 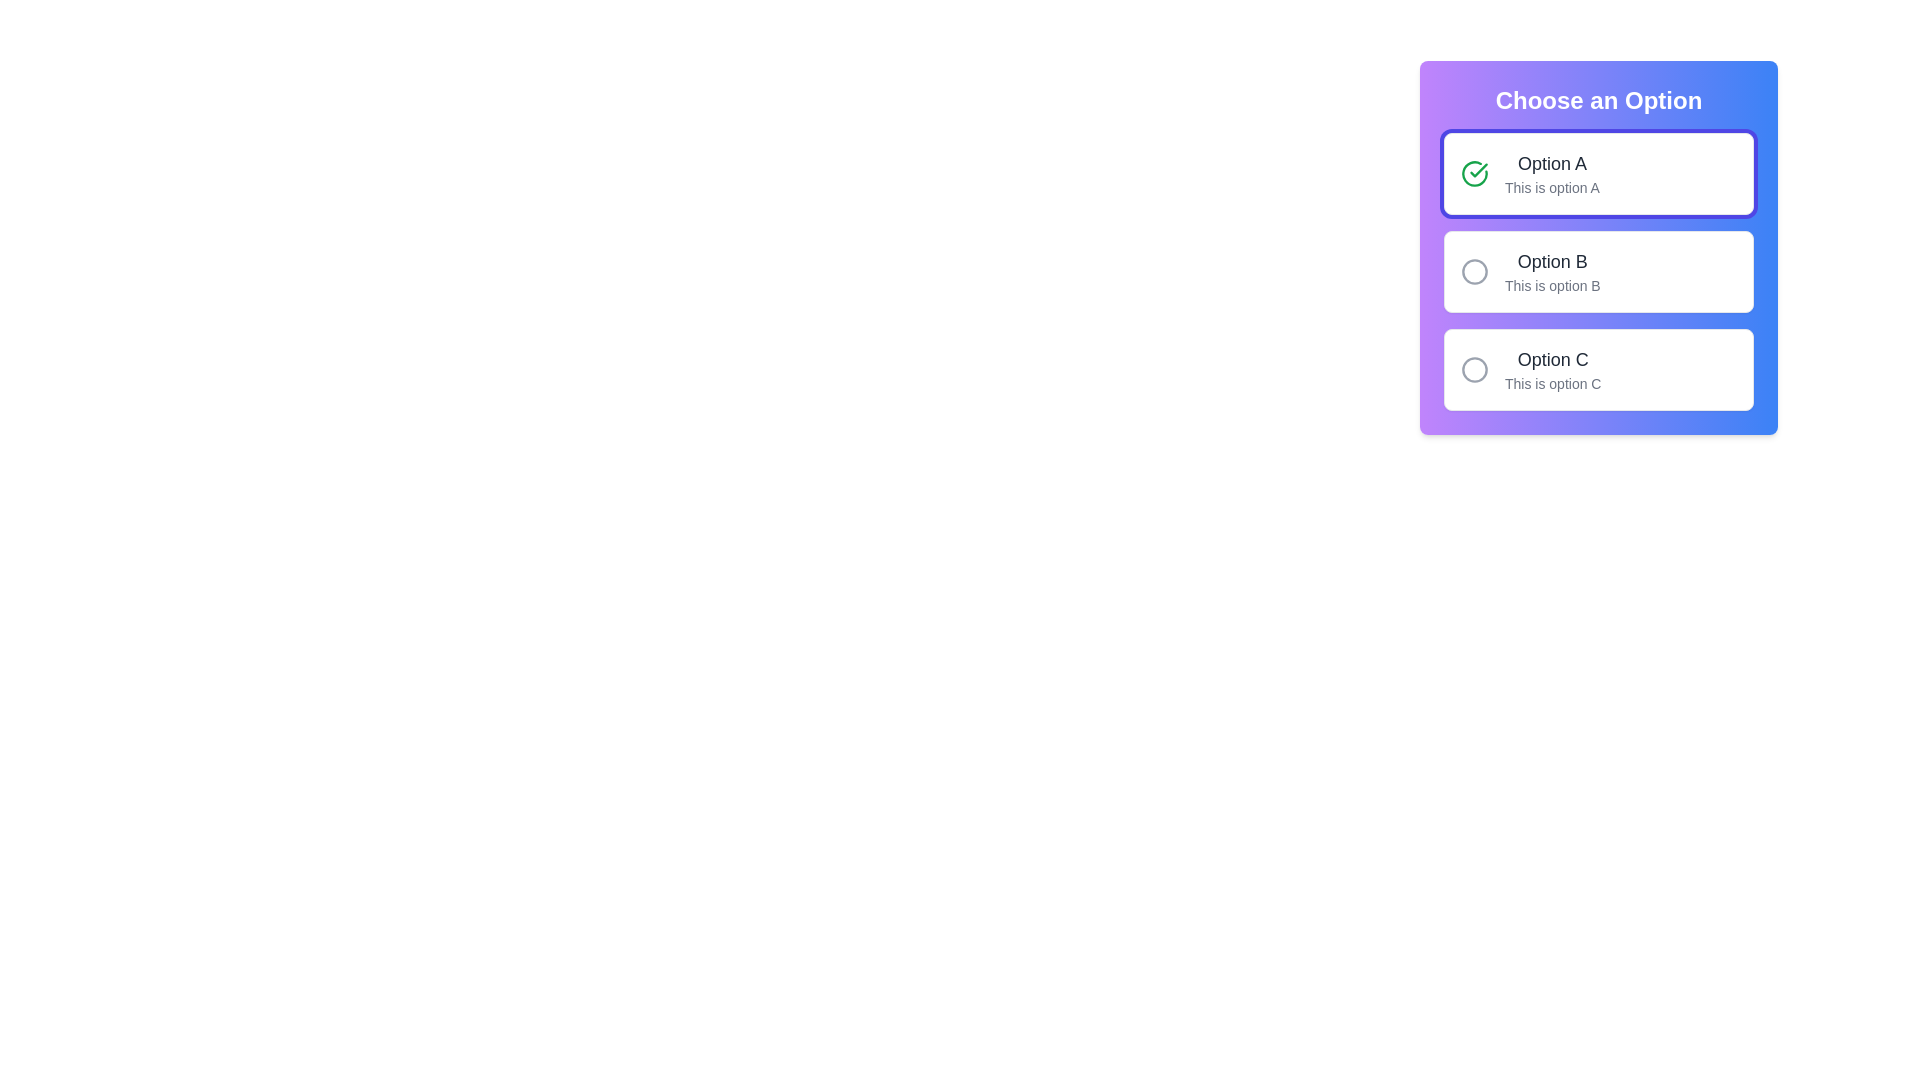 What do you see at coordinates (1597, 370) in the screenshot?
I see `the third selectable list item representing 'Option C' in the radio button group` at bounding box center [1597, 370].